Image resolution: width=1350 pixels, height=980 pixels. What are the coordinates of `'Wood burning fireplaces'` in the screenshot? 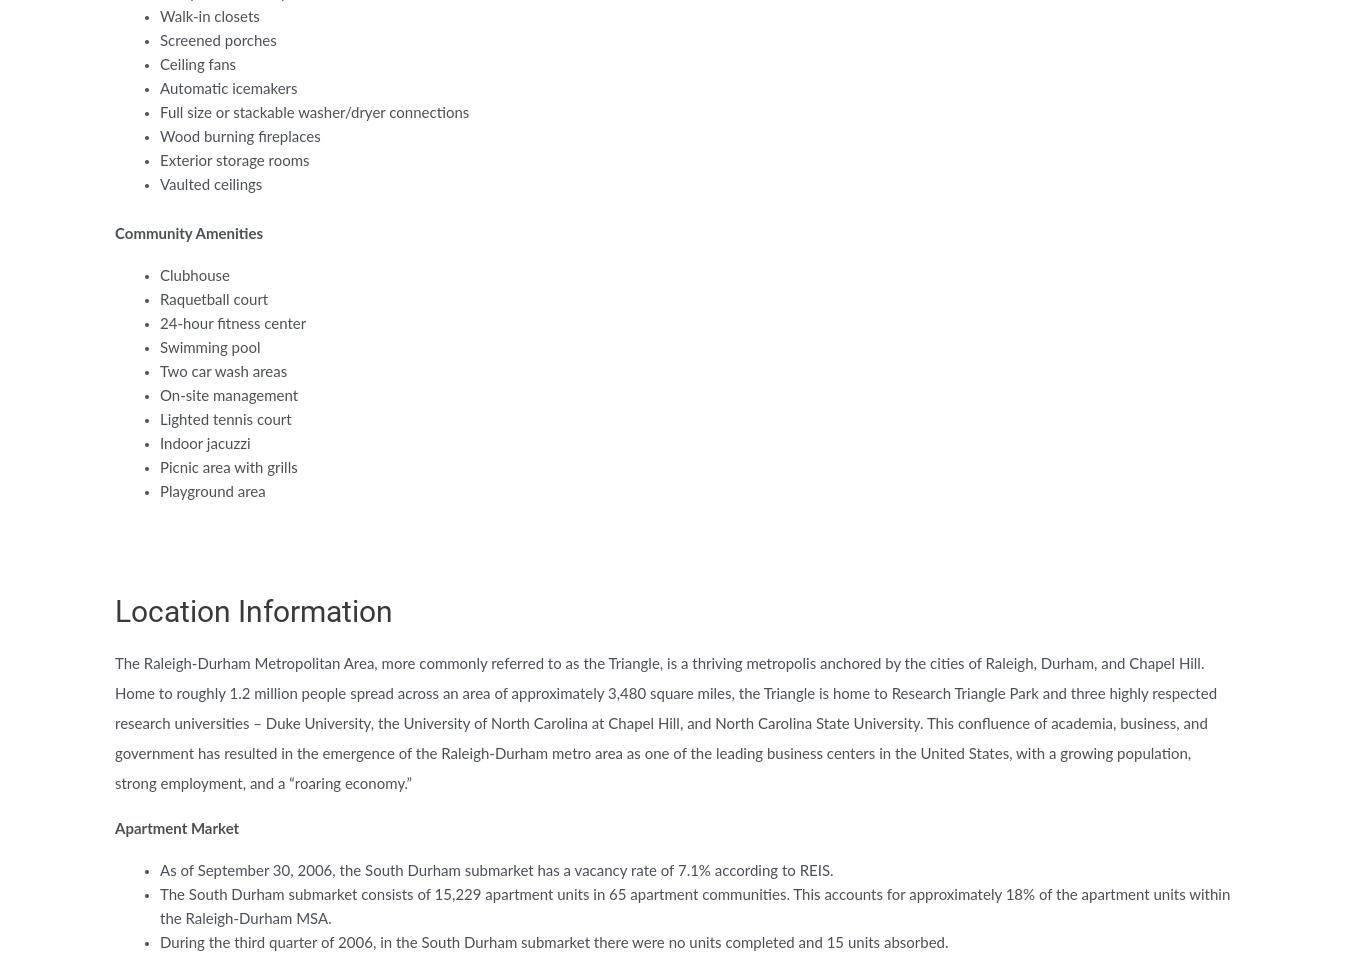 It's located at (239, 136).